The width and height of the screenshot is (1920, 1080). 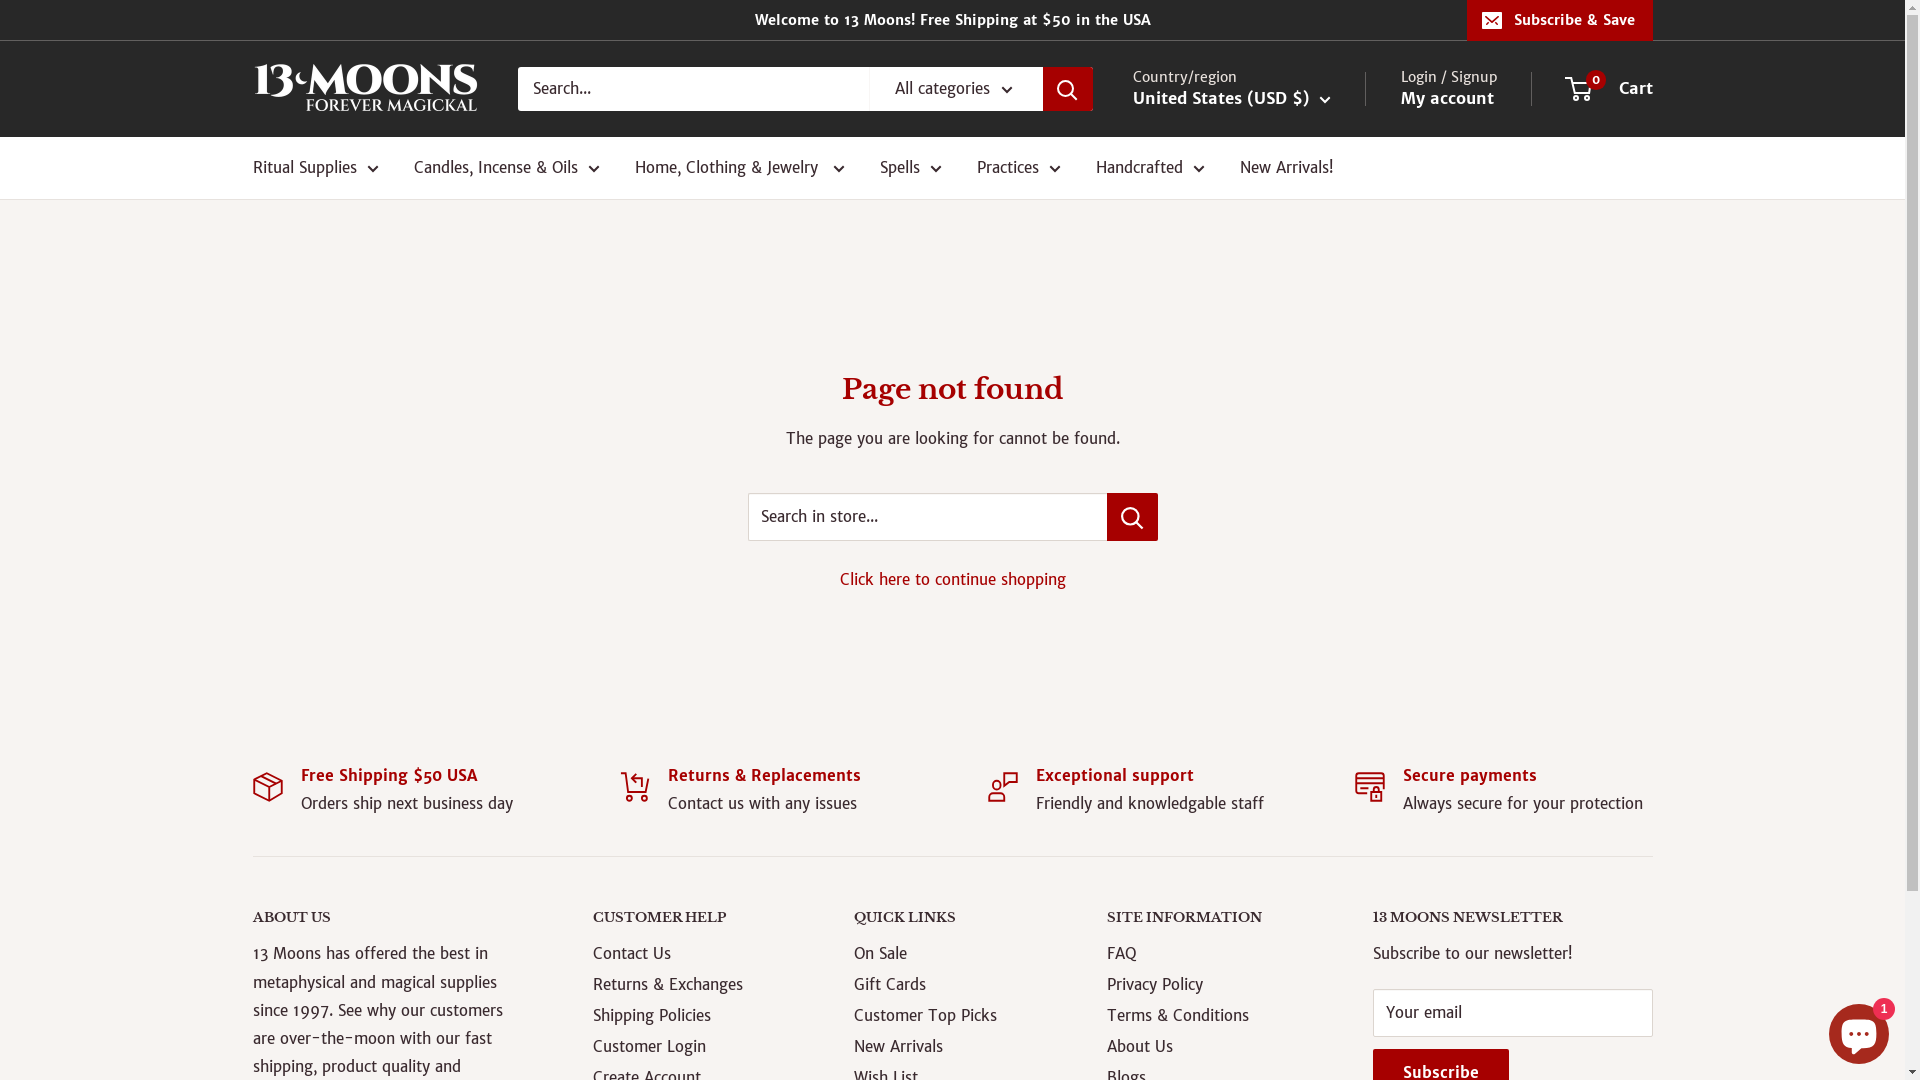 What do you see at coordinates (859, 19) in the screenshot?
I see `'Welcome to 13 Moons! Free Shipping at $50 in the USA'` at bounding box center [859, 19].